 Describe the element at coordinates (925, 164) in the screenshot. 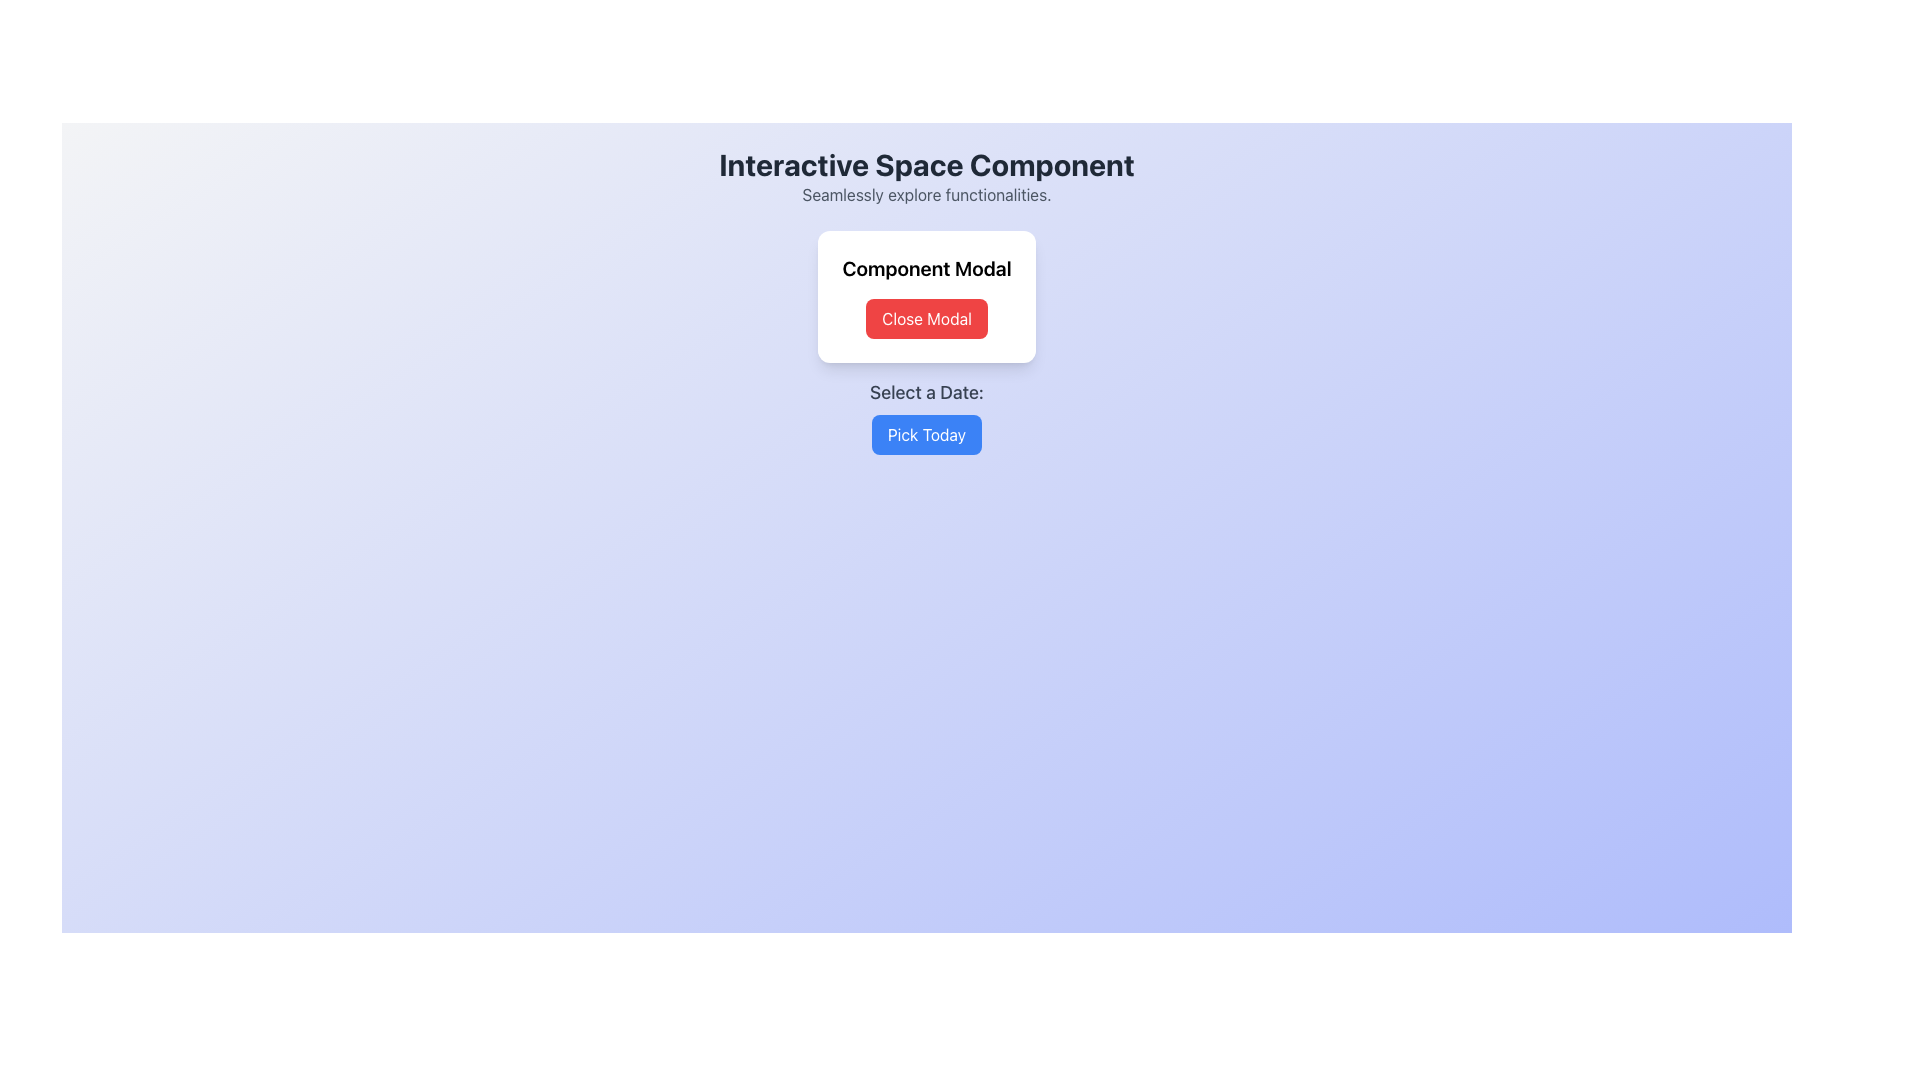

I see `the header text element located at the top-center of the interface` at that location.